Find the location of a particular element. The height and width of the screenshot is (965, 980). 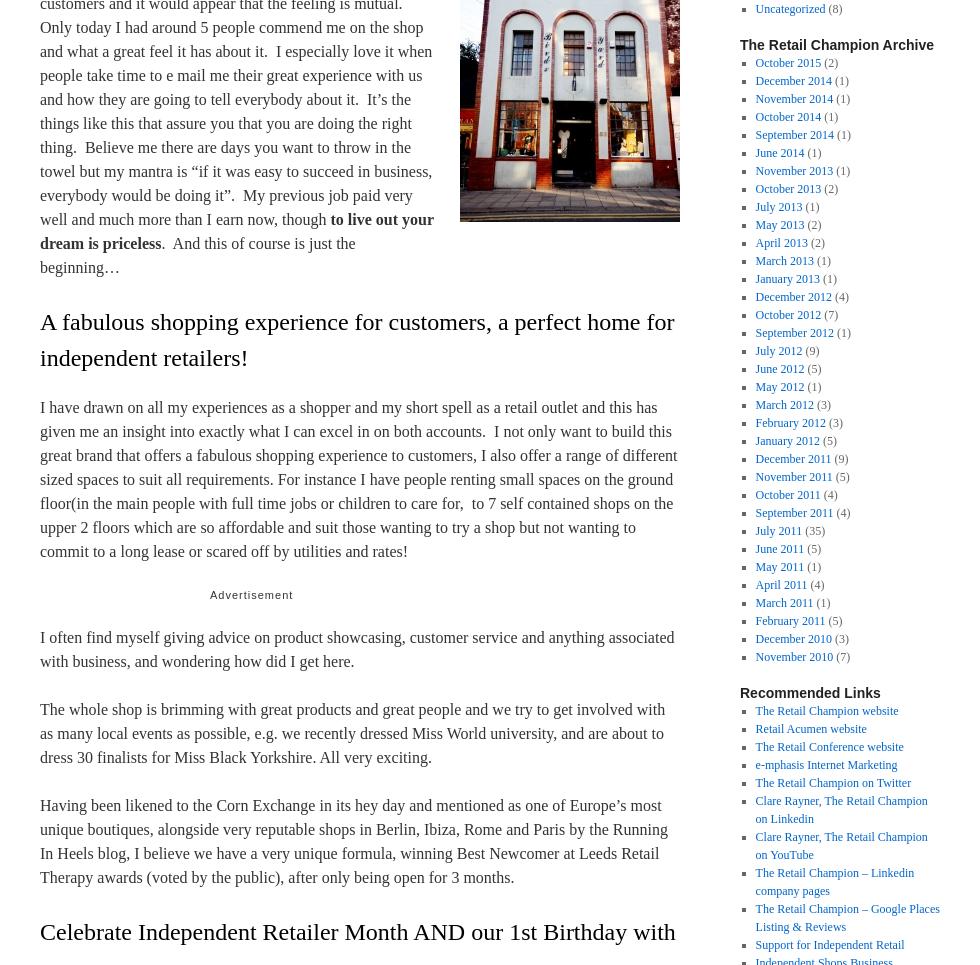

'March 2013' is located at coordinates (784, 261).